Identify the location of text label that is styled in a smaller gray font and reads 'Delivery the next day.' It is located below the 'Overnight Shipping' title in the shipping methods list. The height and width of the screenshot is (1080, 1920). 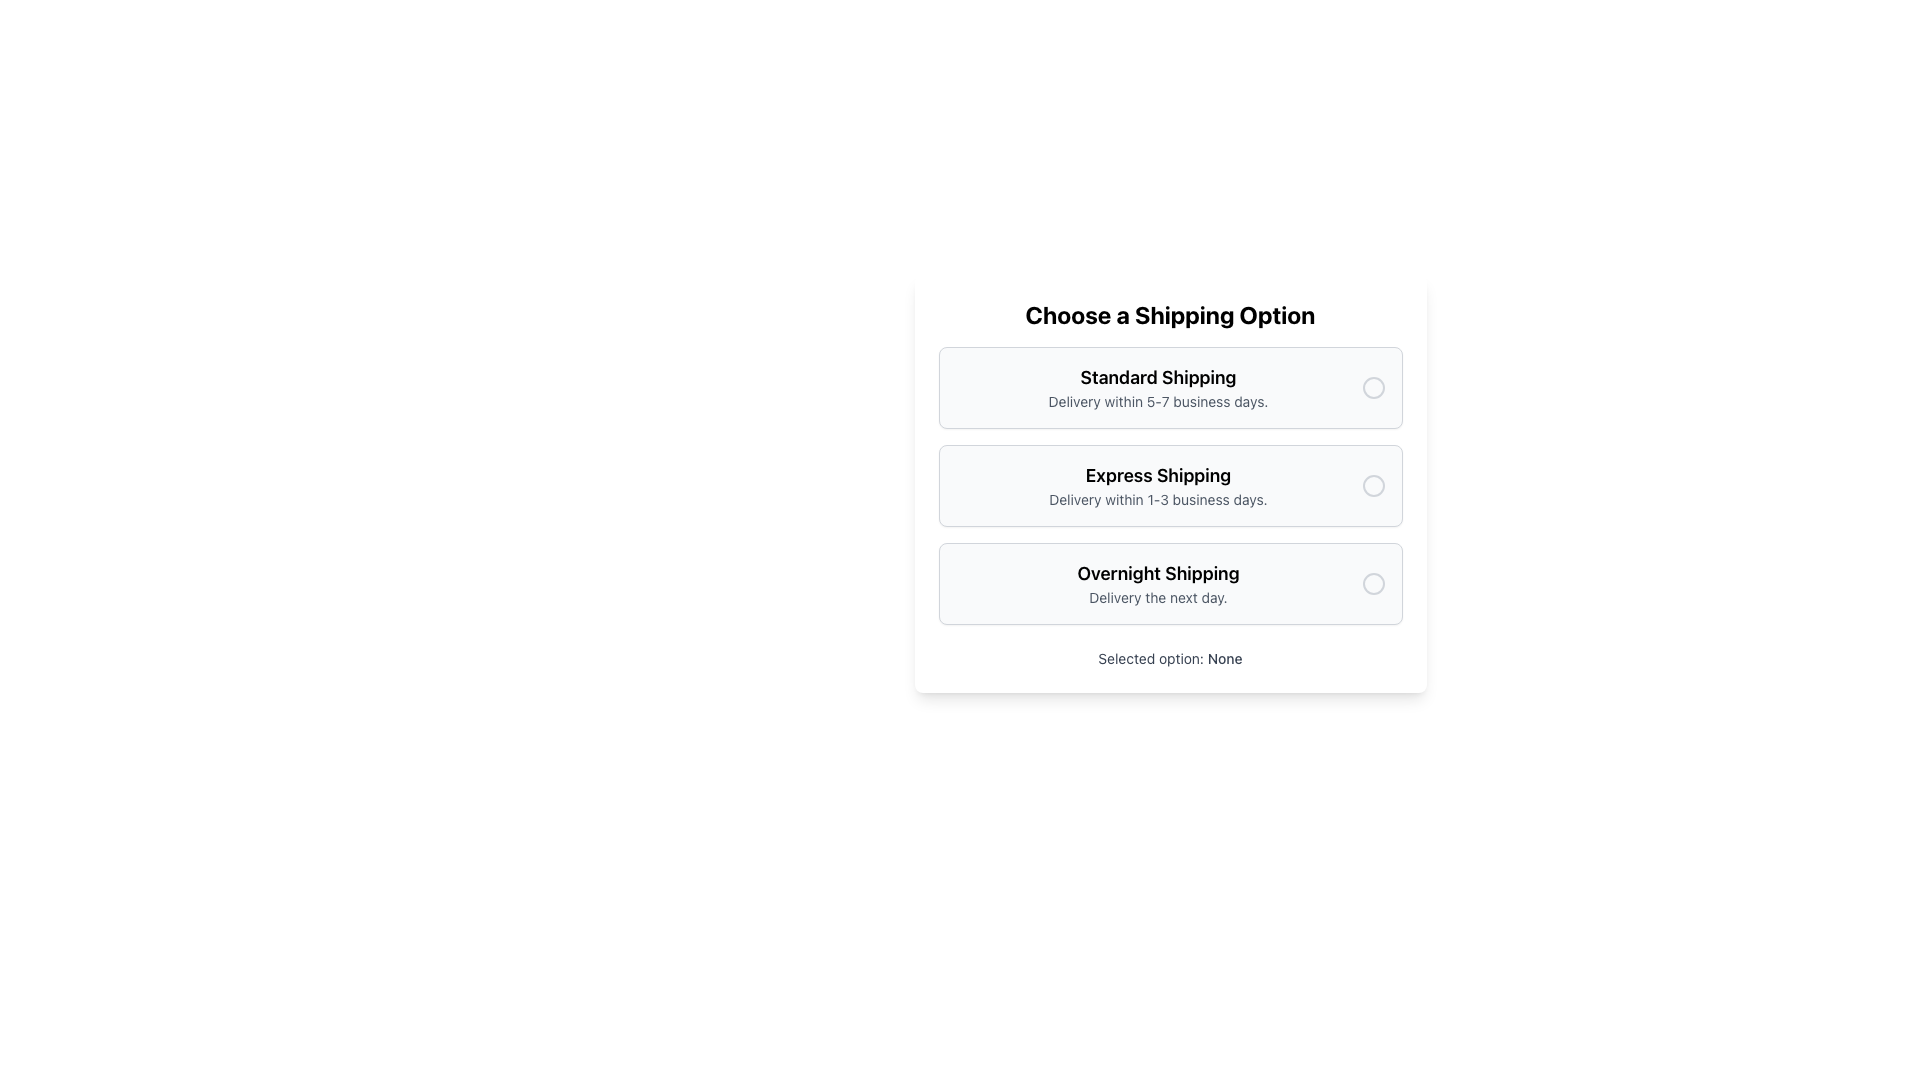
(1158, 596).